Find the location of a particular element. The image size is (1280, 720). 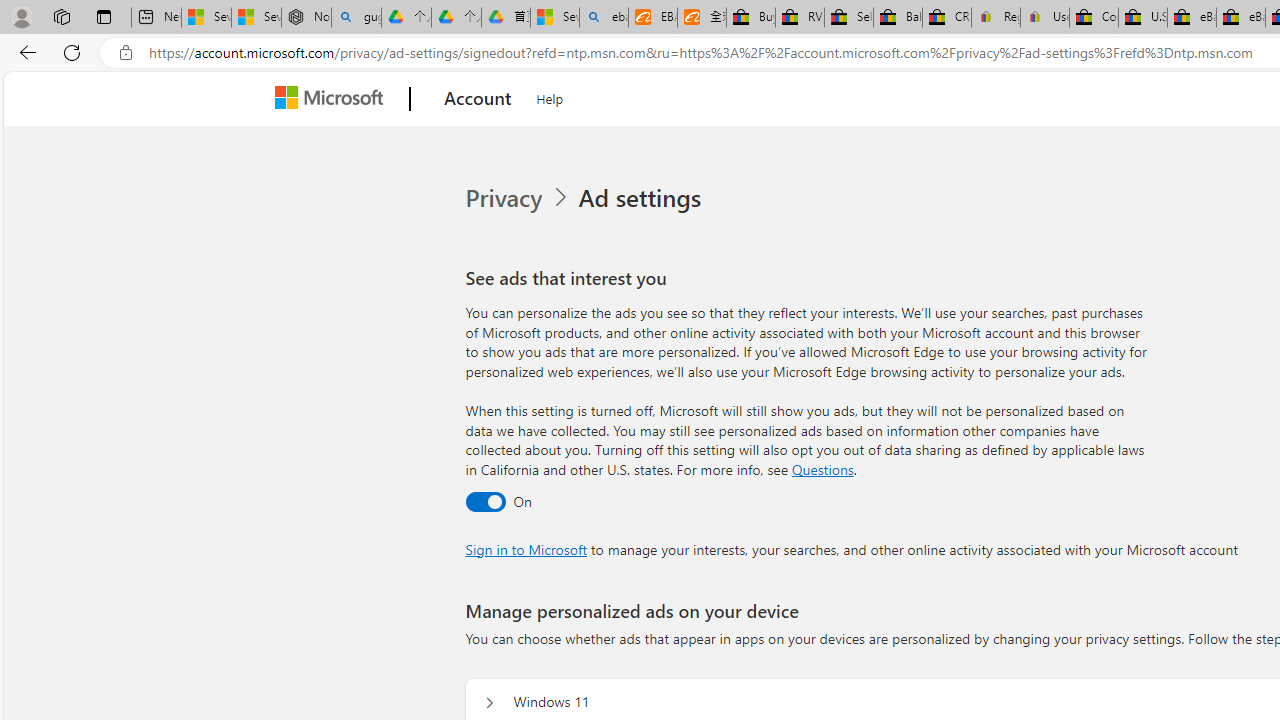

'Register: Create a personal eBay account' is located at coordinates (995, 17).